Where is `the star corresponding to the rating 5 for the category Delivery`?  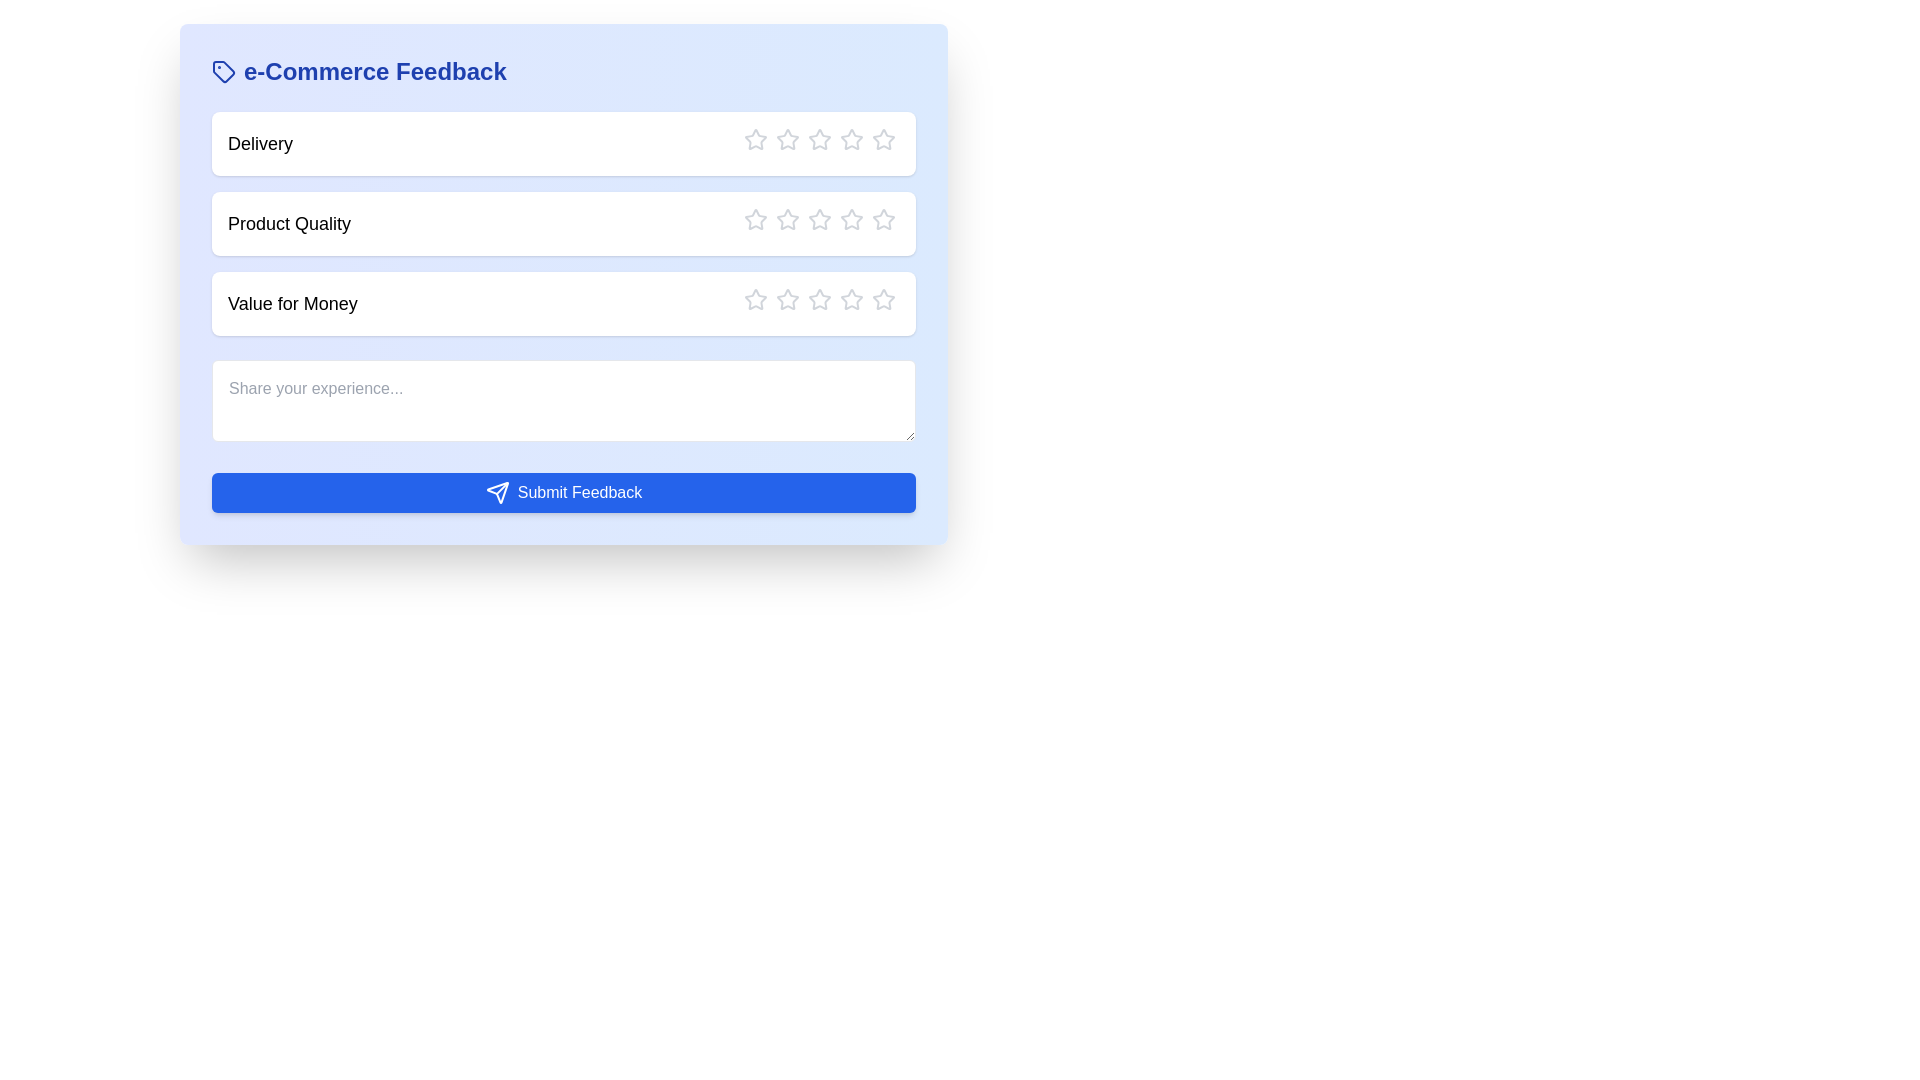 the star corresponding to the rating 5 for the category Delivery is located at coordinates (872, 138).